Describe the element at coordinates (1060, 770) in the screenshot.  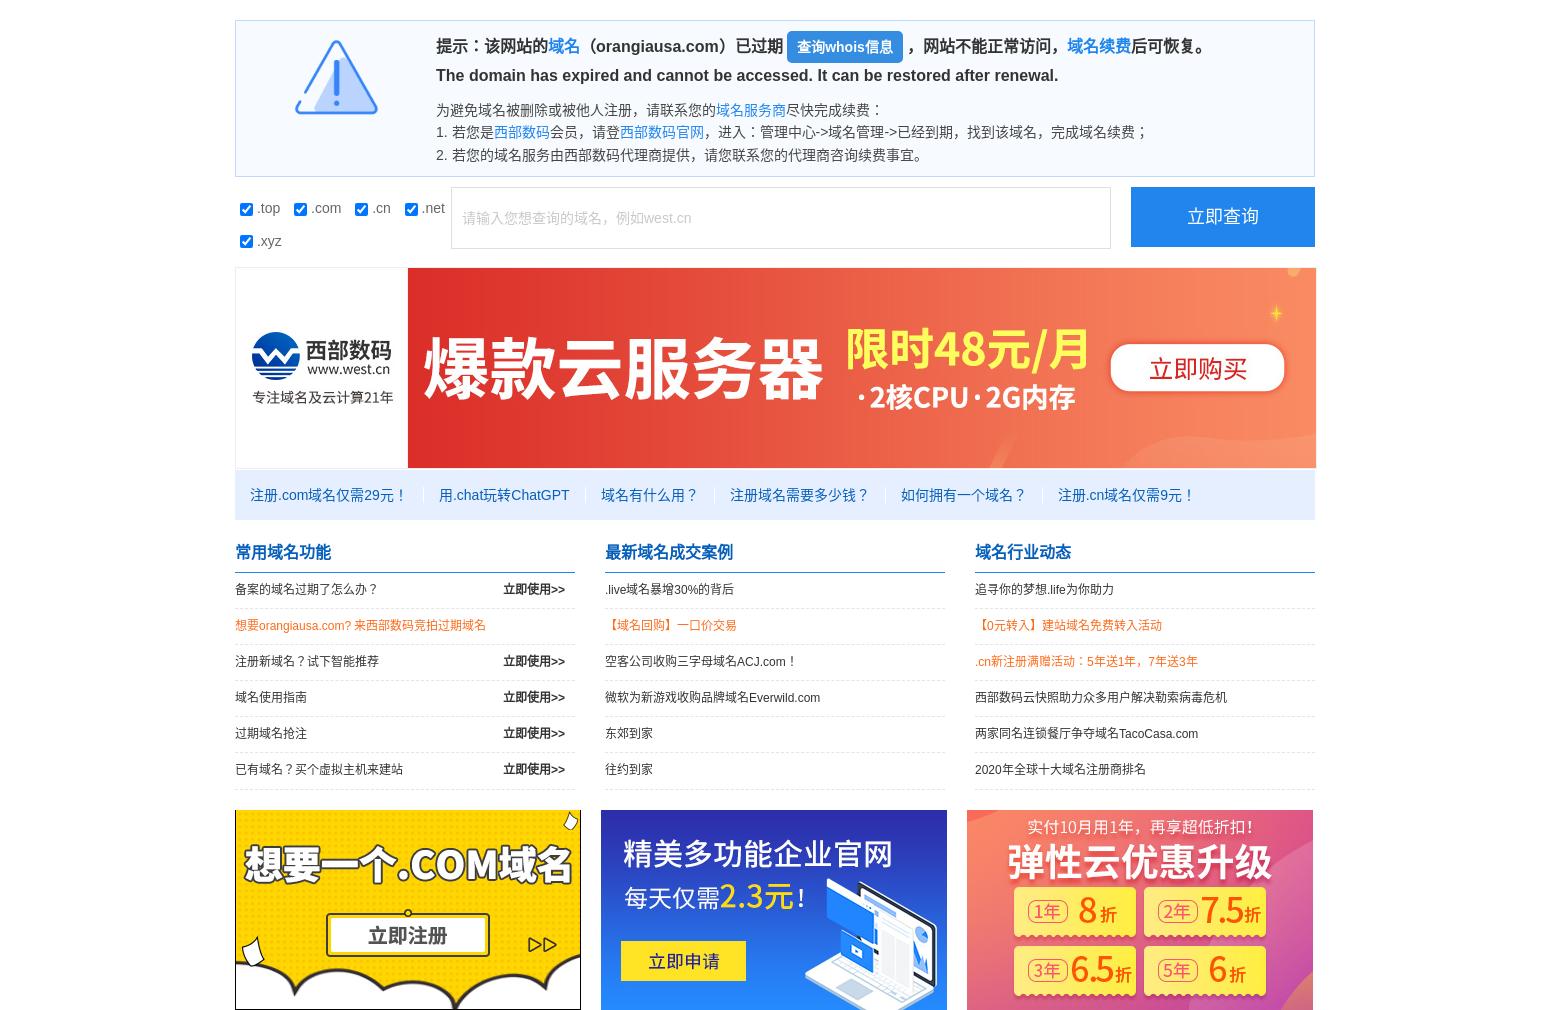
I see `'2020年全球十大域名注册商排名'` at that location.